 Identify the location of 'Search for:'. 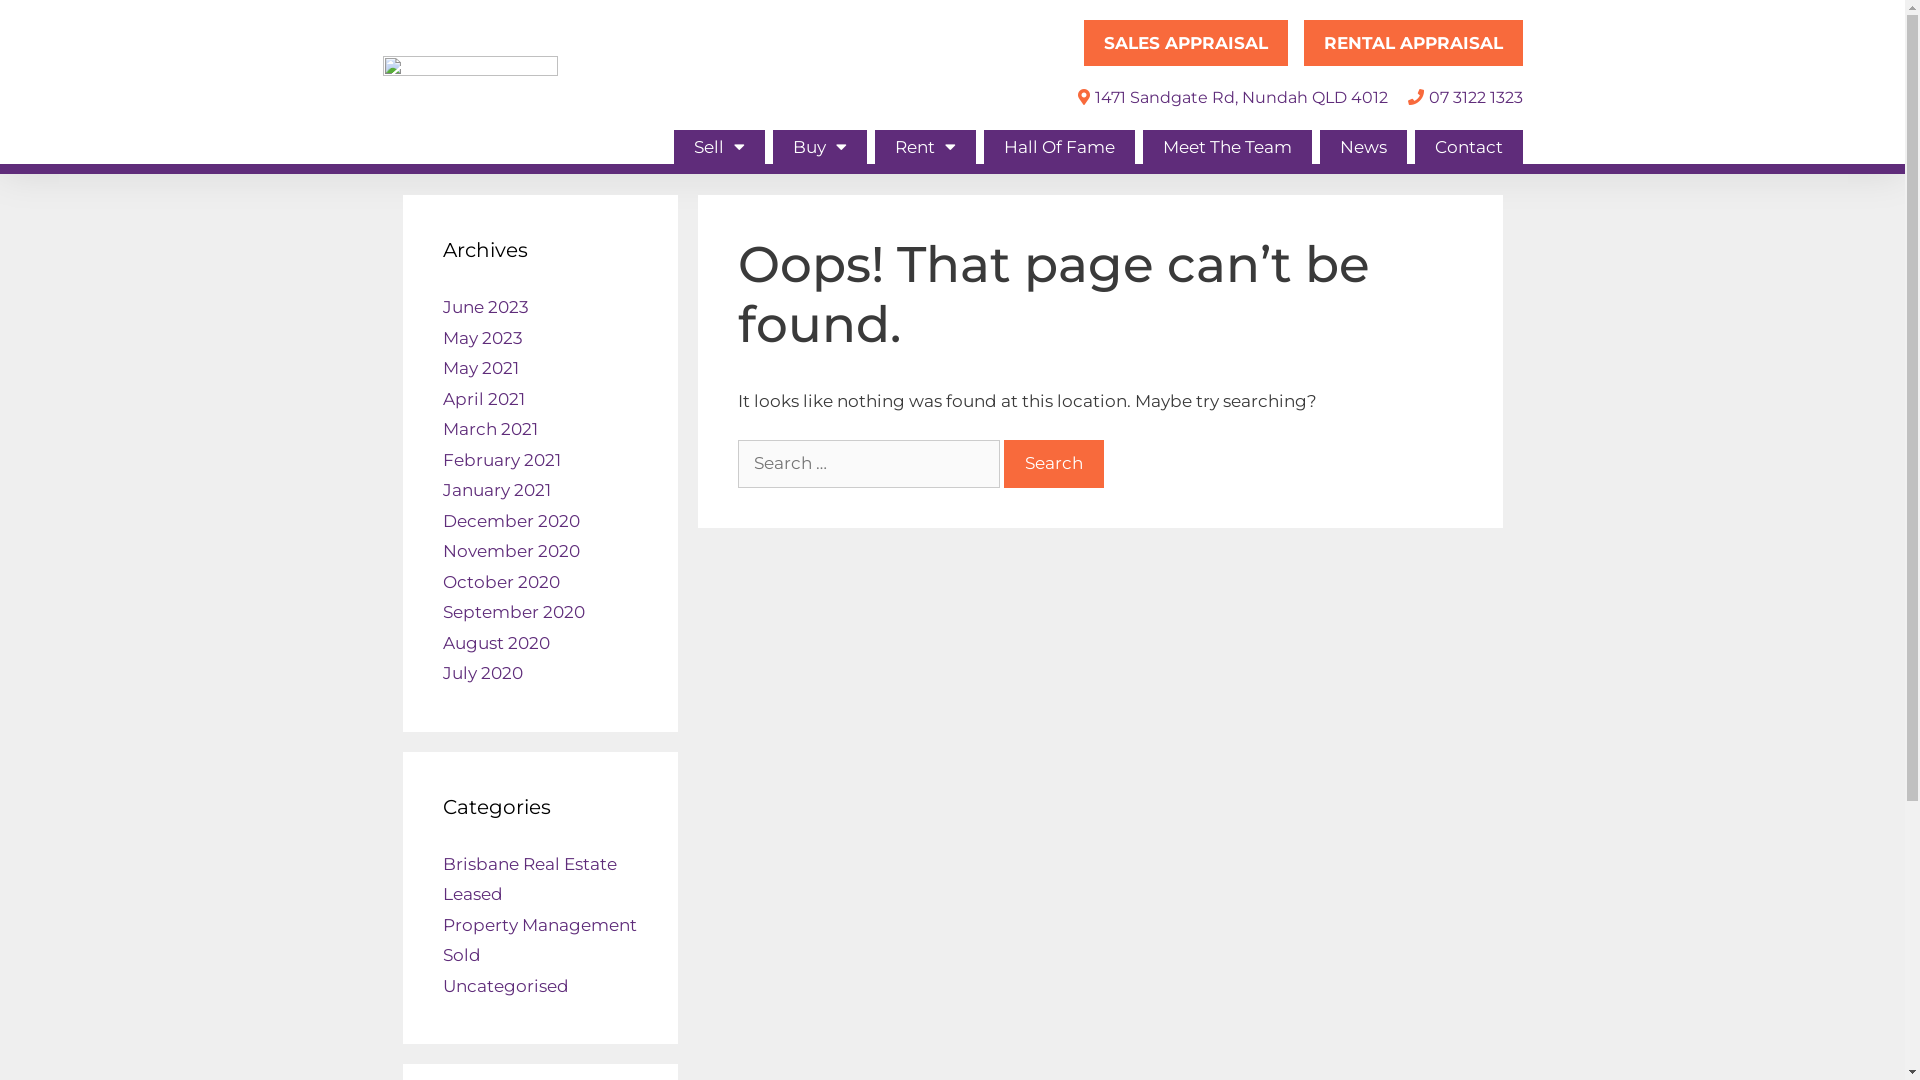
(868, 463).